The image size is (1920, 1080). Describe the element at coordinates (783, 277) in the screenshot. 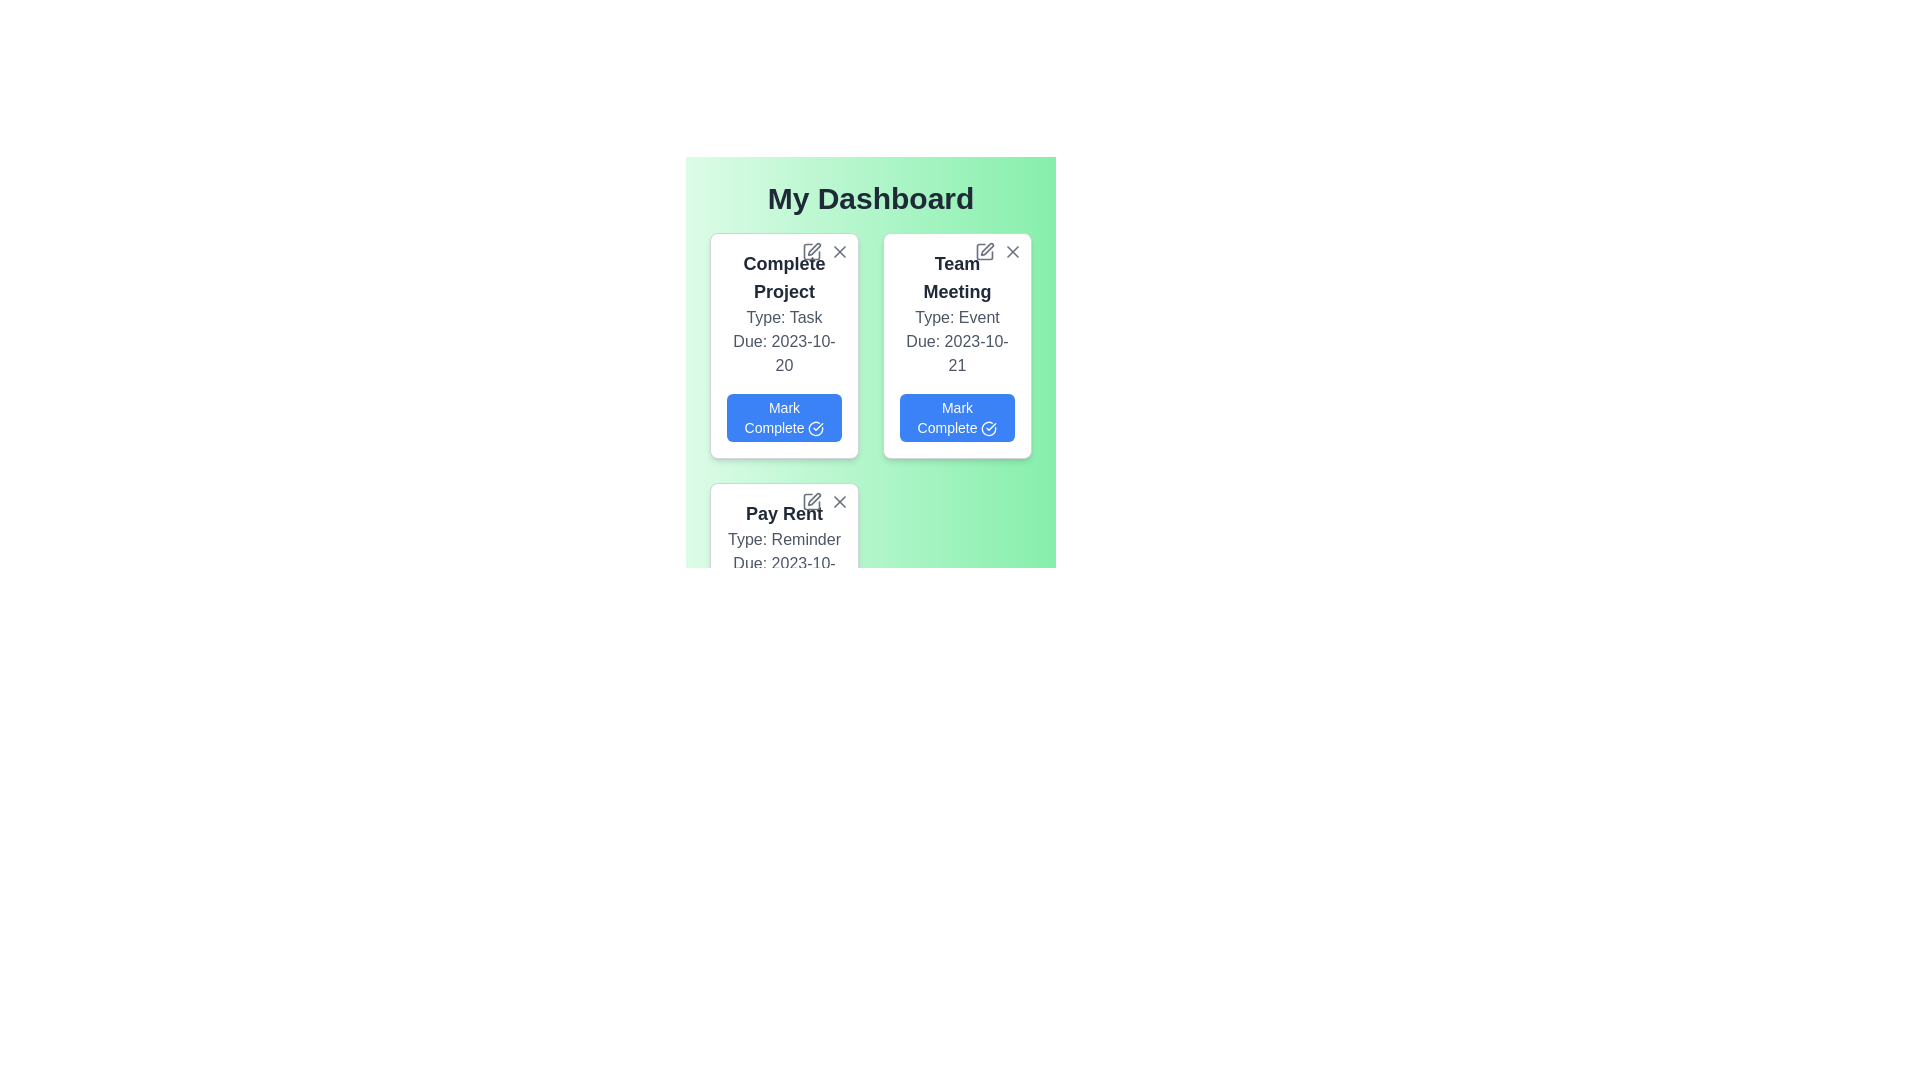

I see `the 'Complete Project' text label, which is a bold, larger font text in dark gray, located at the top left of the card in the dashboard interface` at that location.